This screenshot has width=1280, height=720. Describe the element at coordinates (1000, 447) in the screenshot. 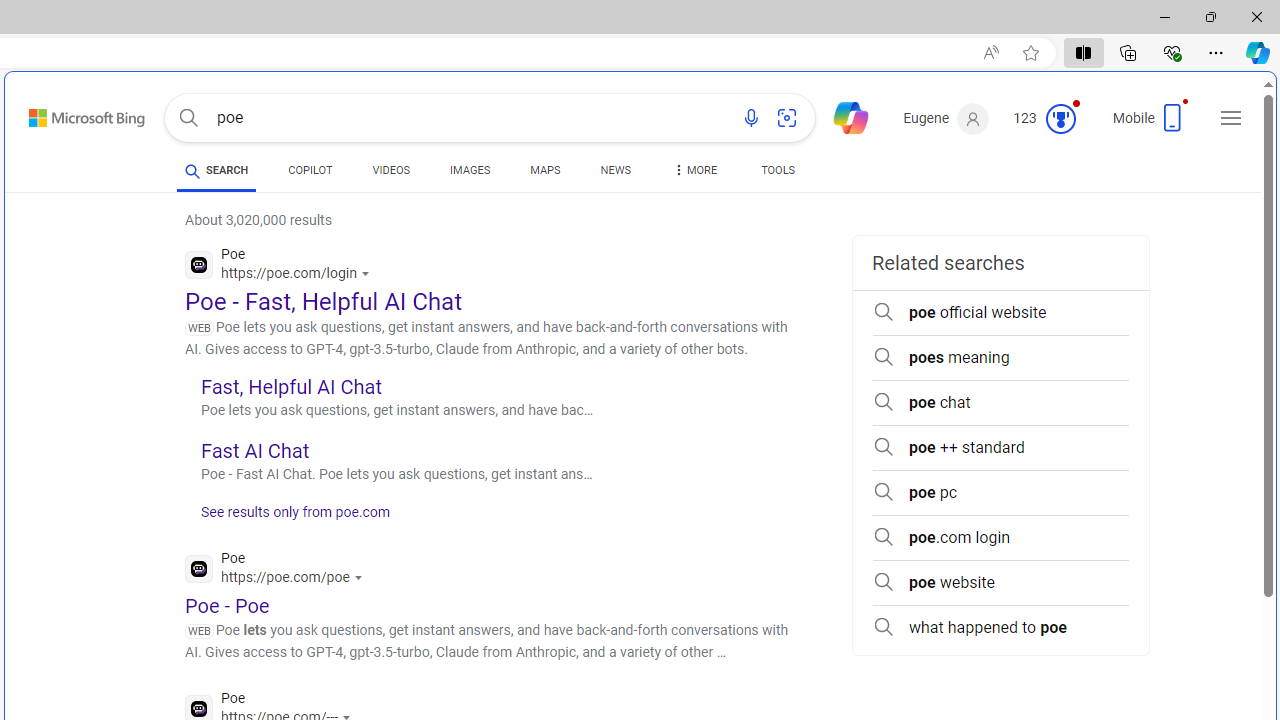

I see `'poe ++ standard'` at that location.